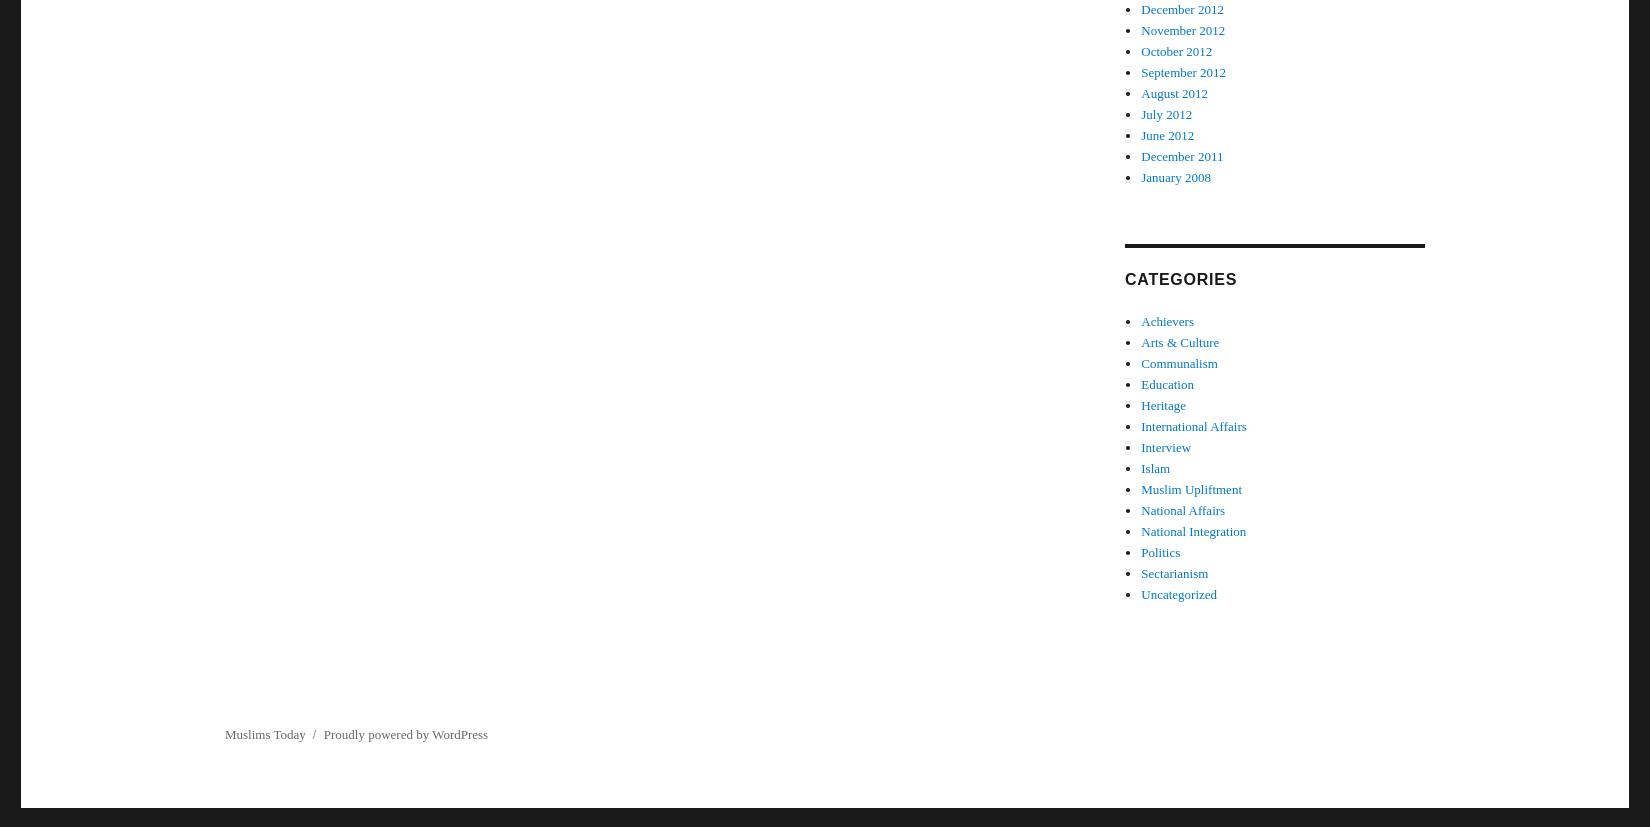 Image resolution: width=1650 pixels, height=827 pixels. Describe the element at coordinates (1163, 405) in the screenshot. I see `'Heritage'` at that location.